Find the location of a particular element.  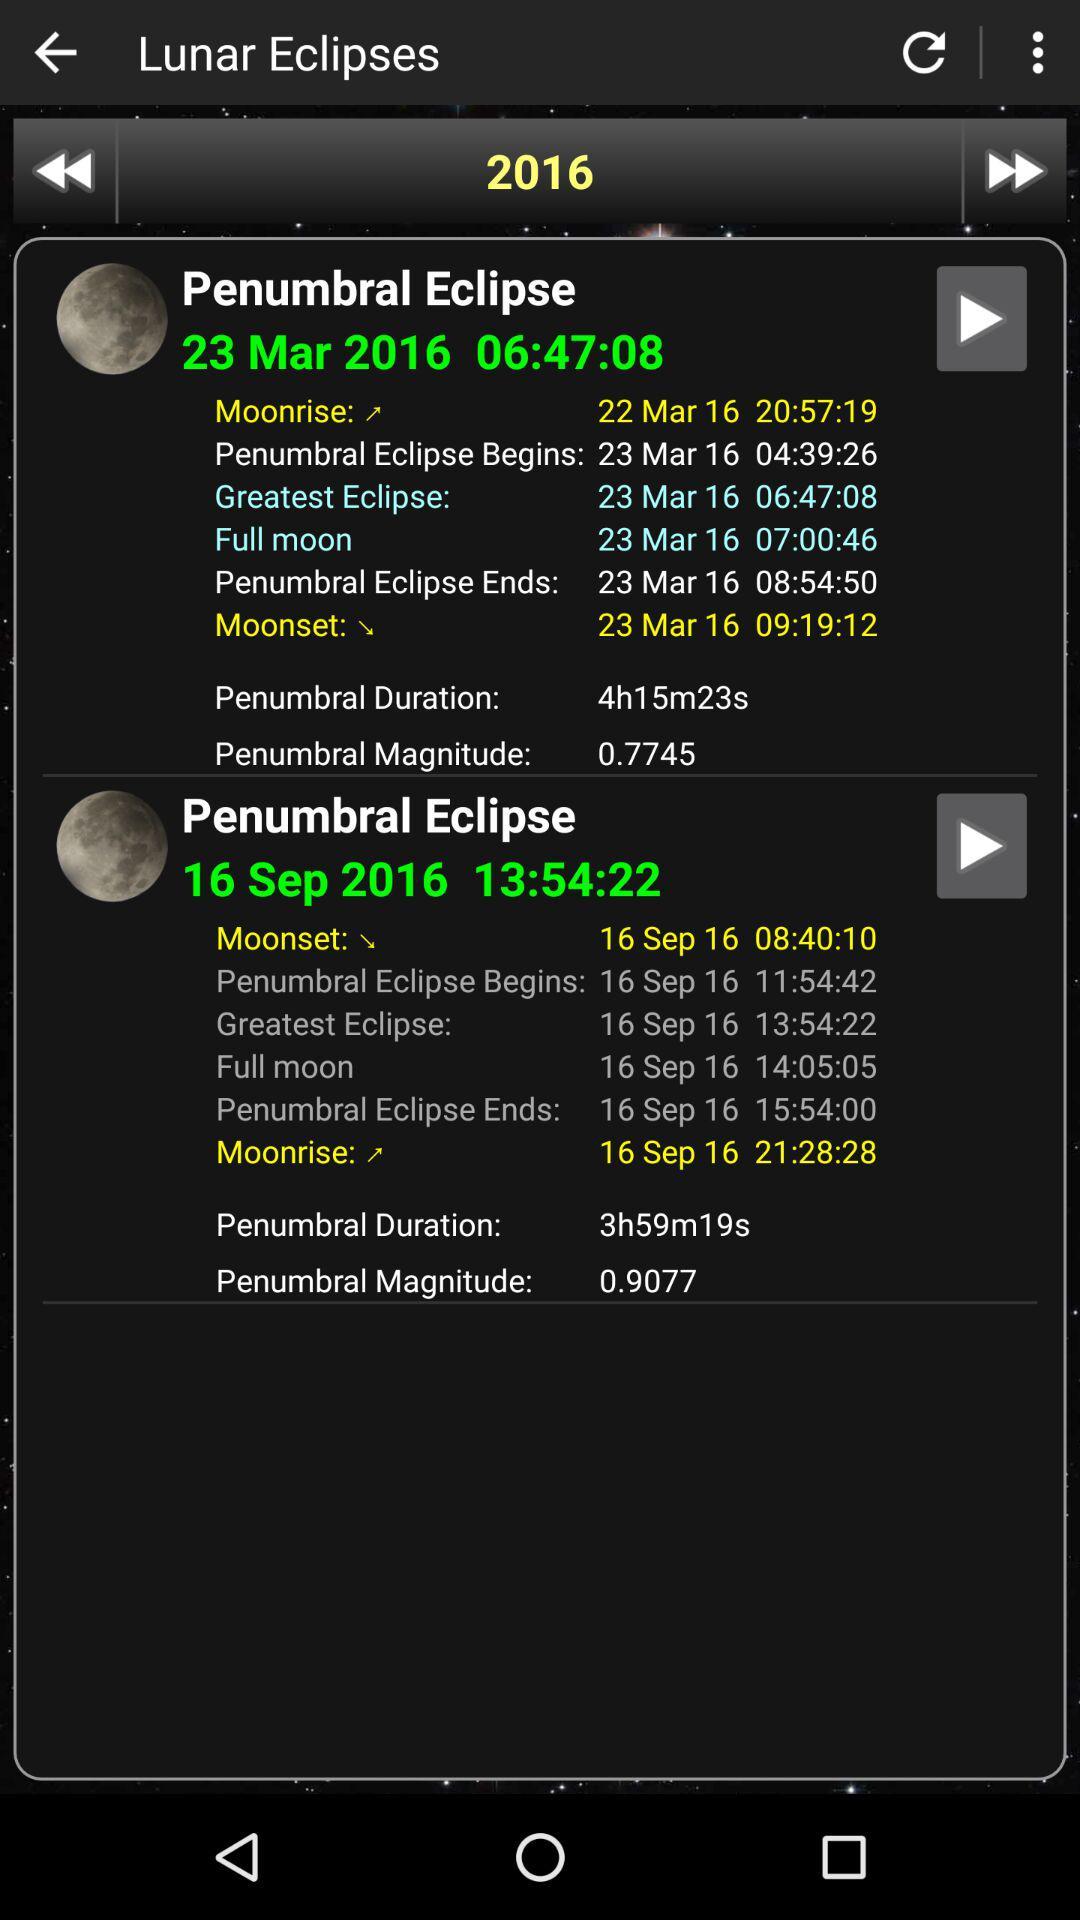

undo button is located at coordinates (54, 52).